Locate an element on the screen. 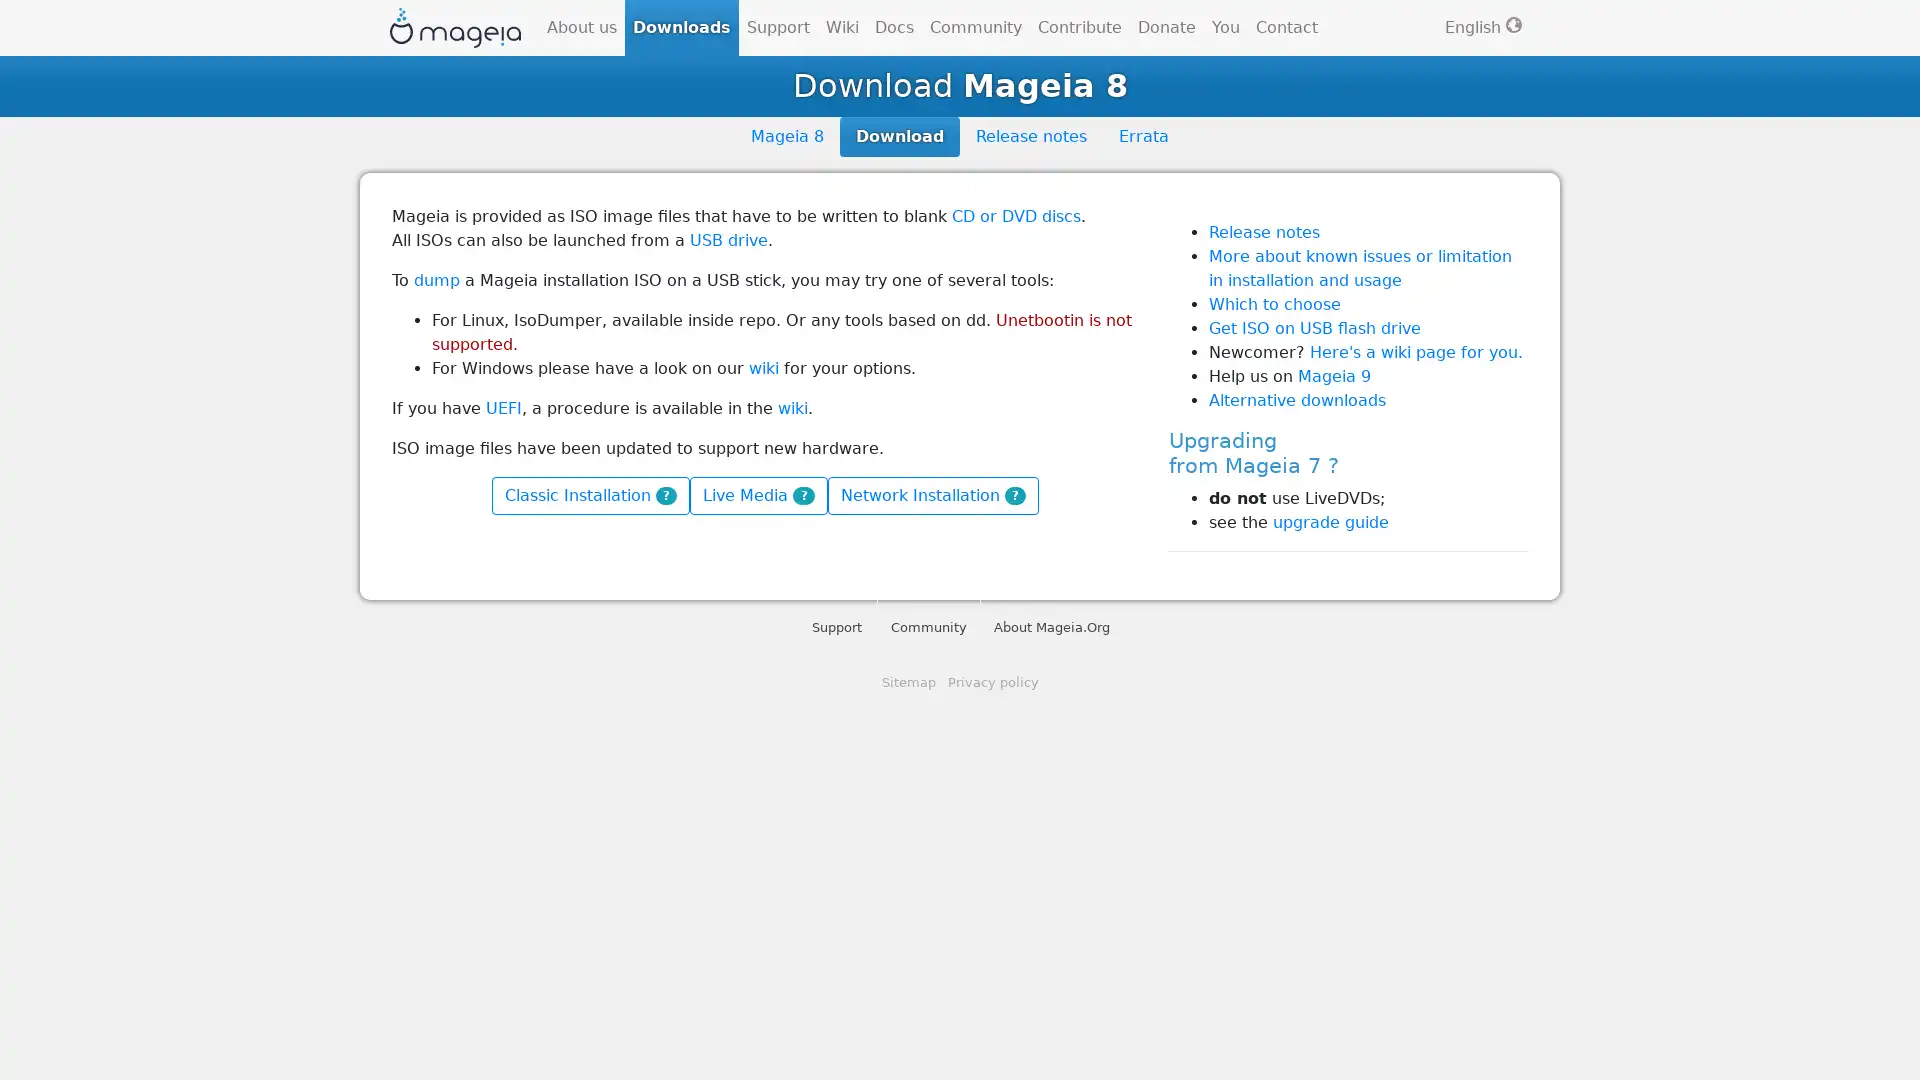 This screenshot has height=1080, width=1920. ? is located at coordinates (666, 494).